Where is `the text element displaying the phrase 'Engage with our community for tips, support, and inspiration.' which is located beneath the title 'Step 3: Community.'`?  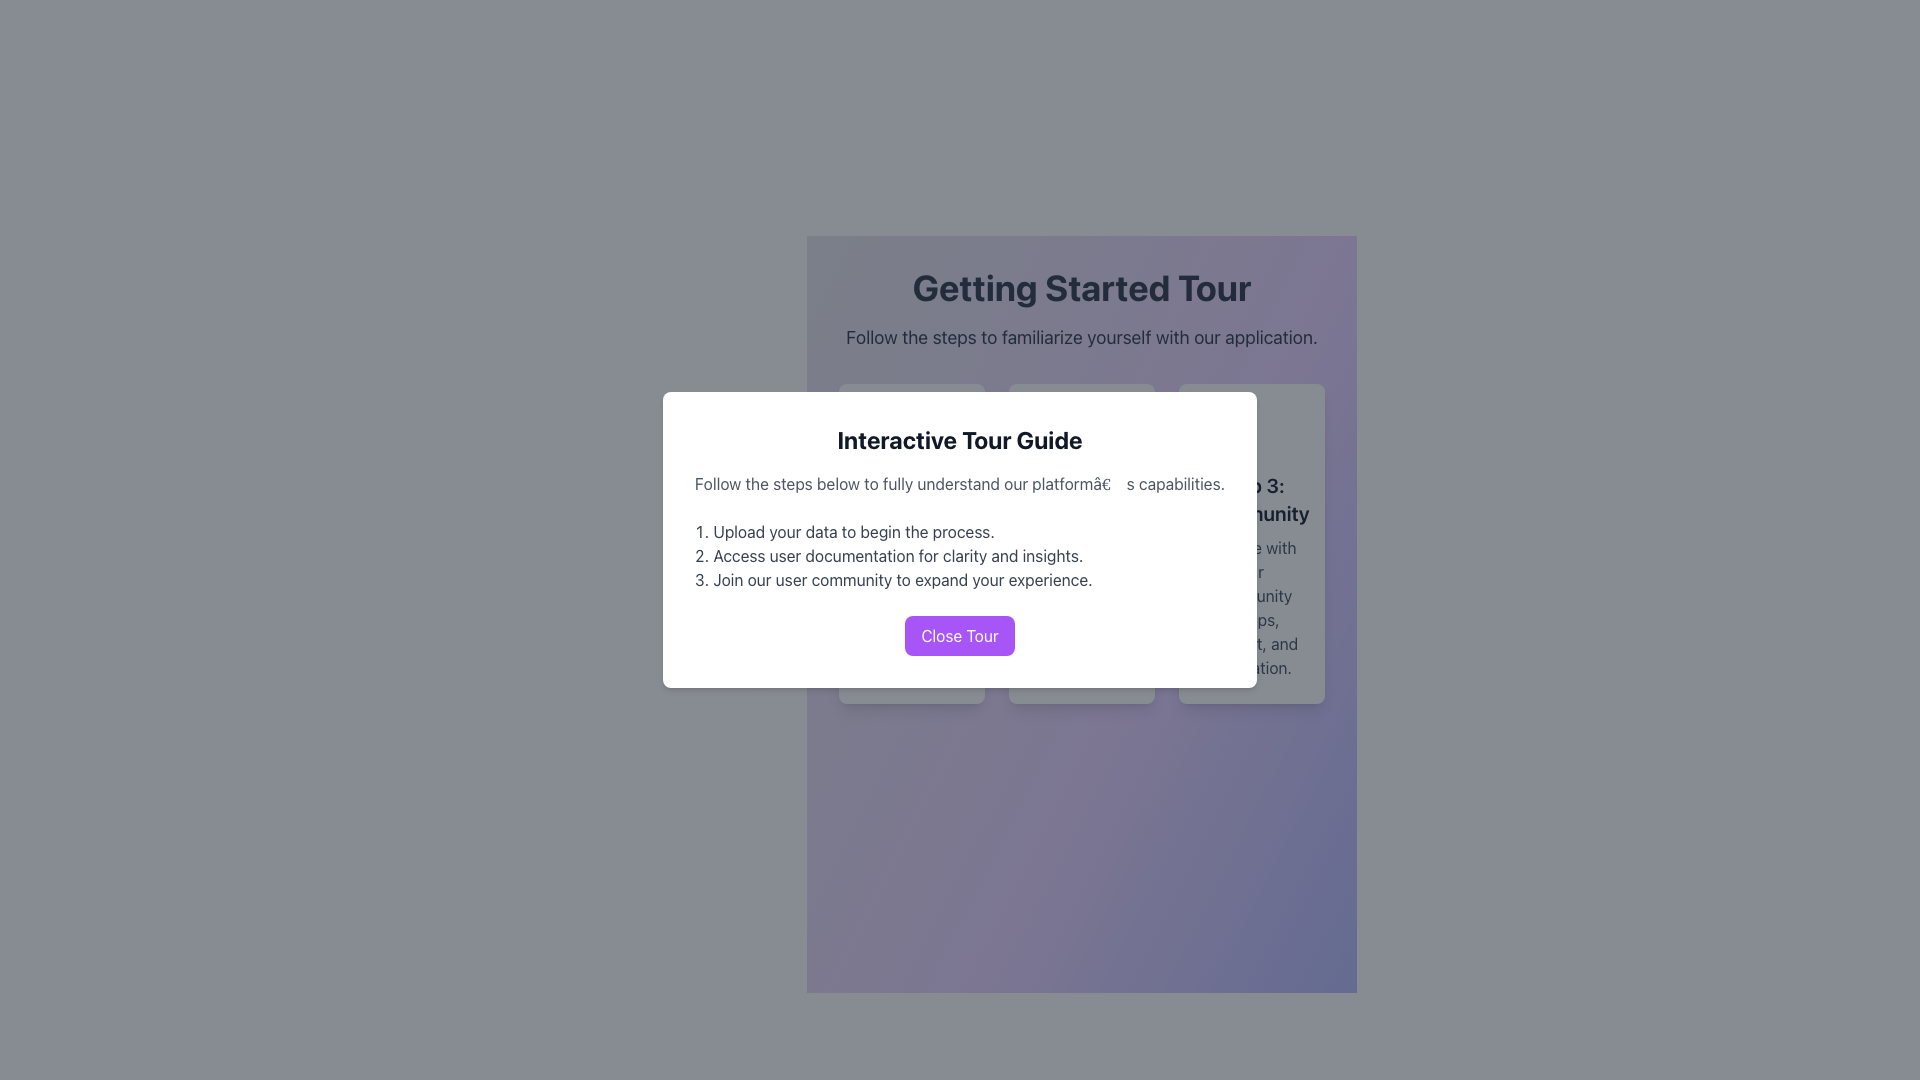 the text element displaying the phrase 'Engage with our community for tips, support, and inspiration.' which is located beneath the title 'Step 3: Community.' is located at coordinates (1251, 607).